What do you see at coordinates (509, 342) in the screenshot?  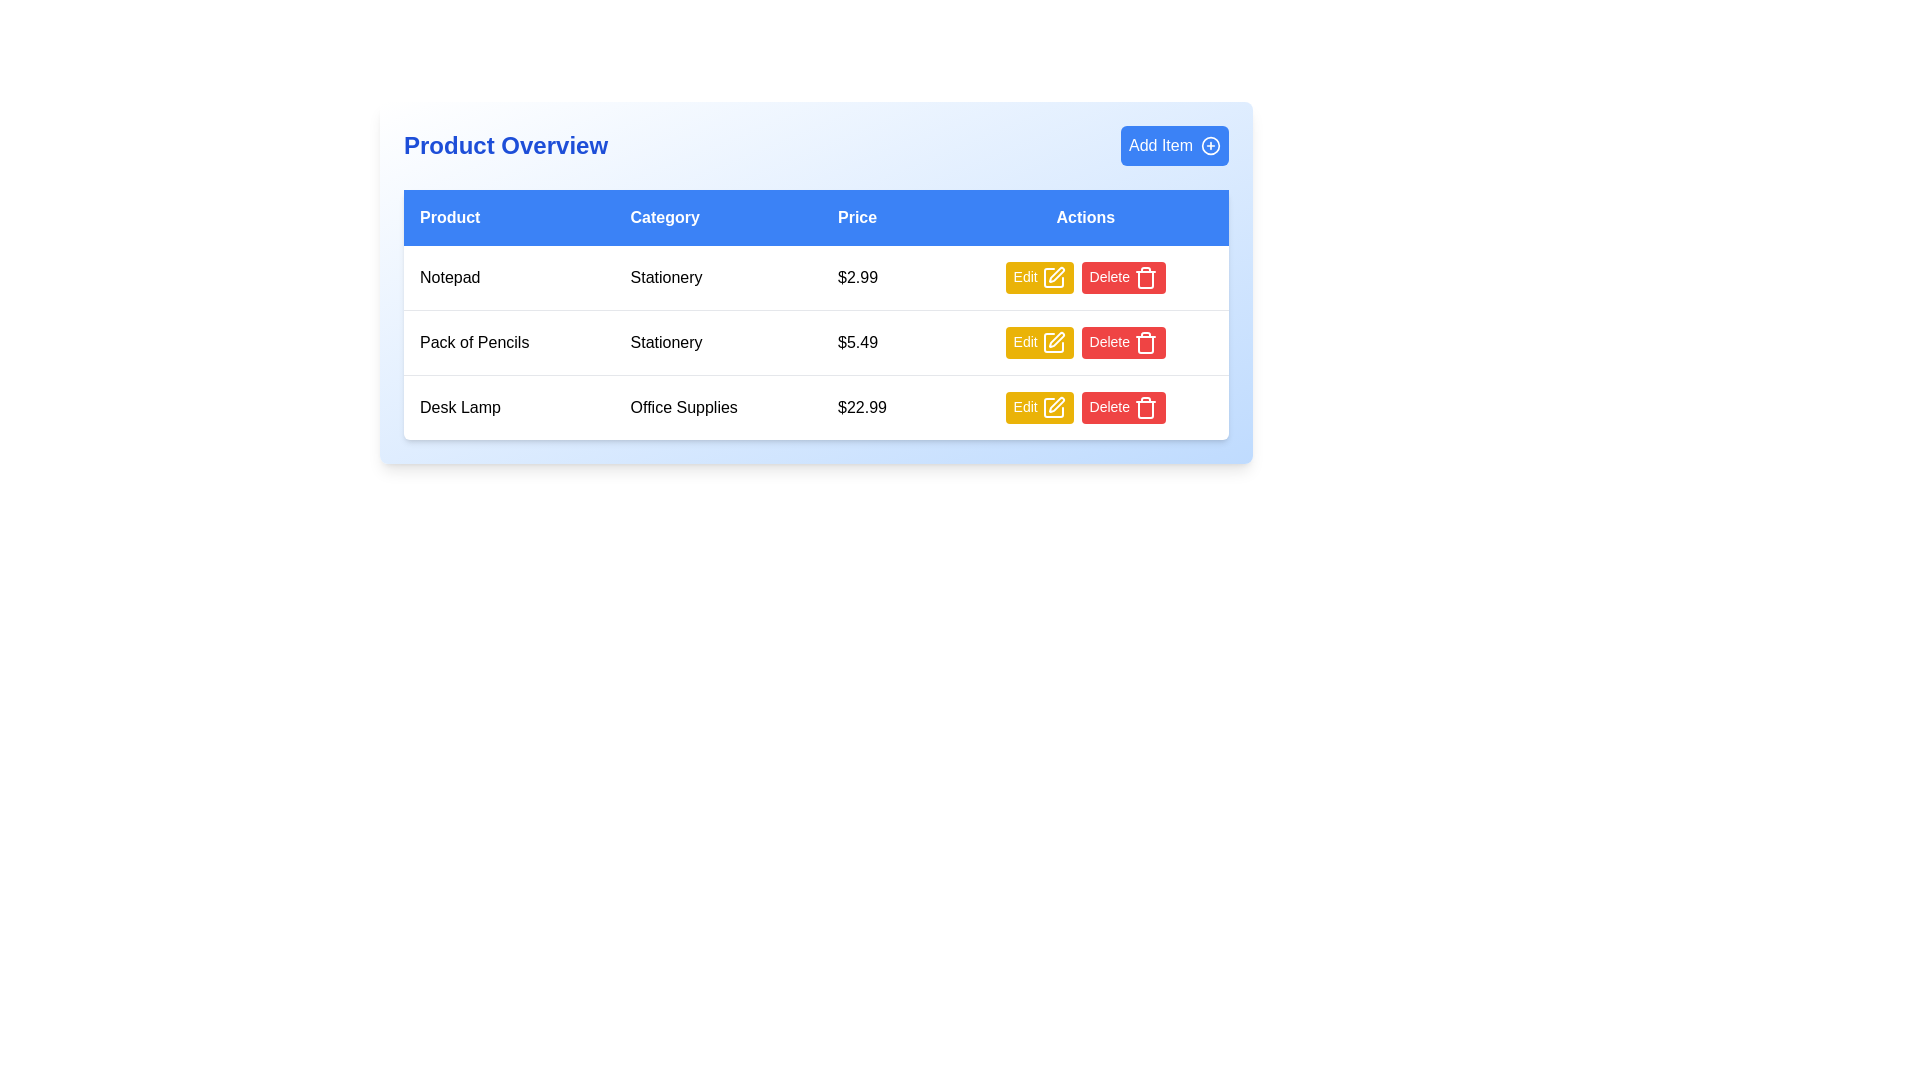 I see `the 'Product' text label in the second row of the table, which identifies the name of a listed product` at bounding box center [509, 342].